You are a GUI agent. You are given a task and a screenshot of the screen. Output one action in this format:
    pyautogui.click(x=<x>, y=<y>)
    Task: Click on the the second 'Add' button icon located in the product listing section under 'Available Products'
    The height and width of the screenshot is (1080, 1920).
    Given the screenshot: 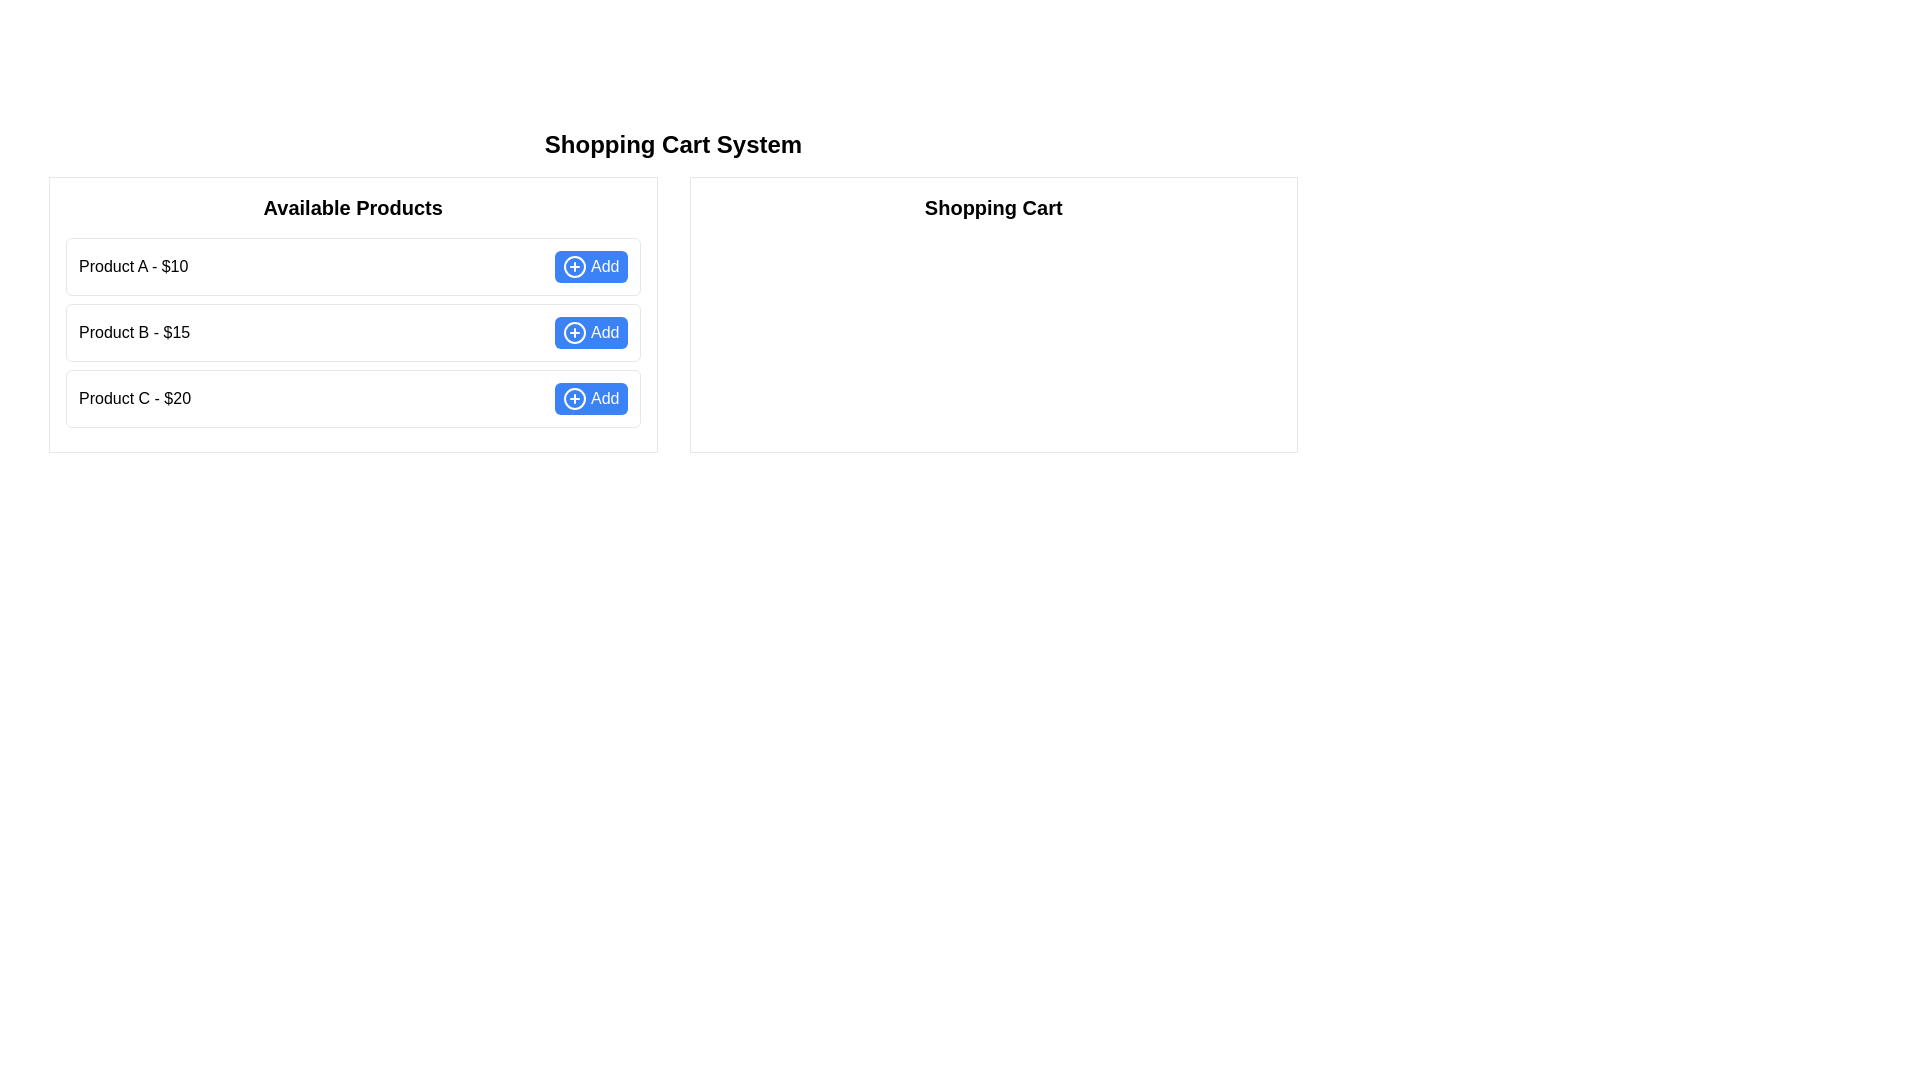 What is the action you would take?
    pyautogui.click(x=574, y=331)
    